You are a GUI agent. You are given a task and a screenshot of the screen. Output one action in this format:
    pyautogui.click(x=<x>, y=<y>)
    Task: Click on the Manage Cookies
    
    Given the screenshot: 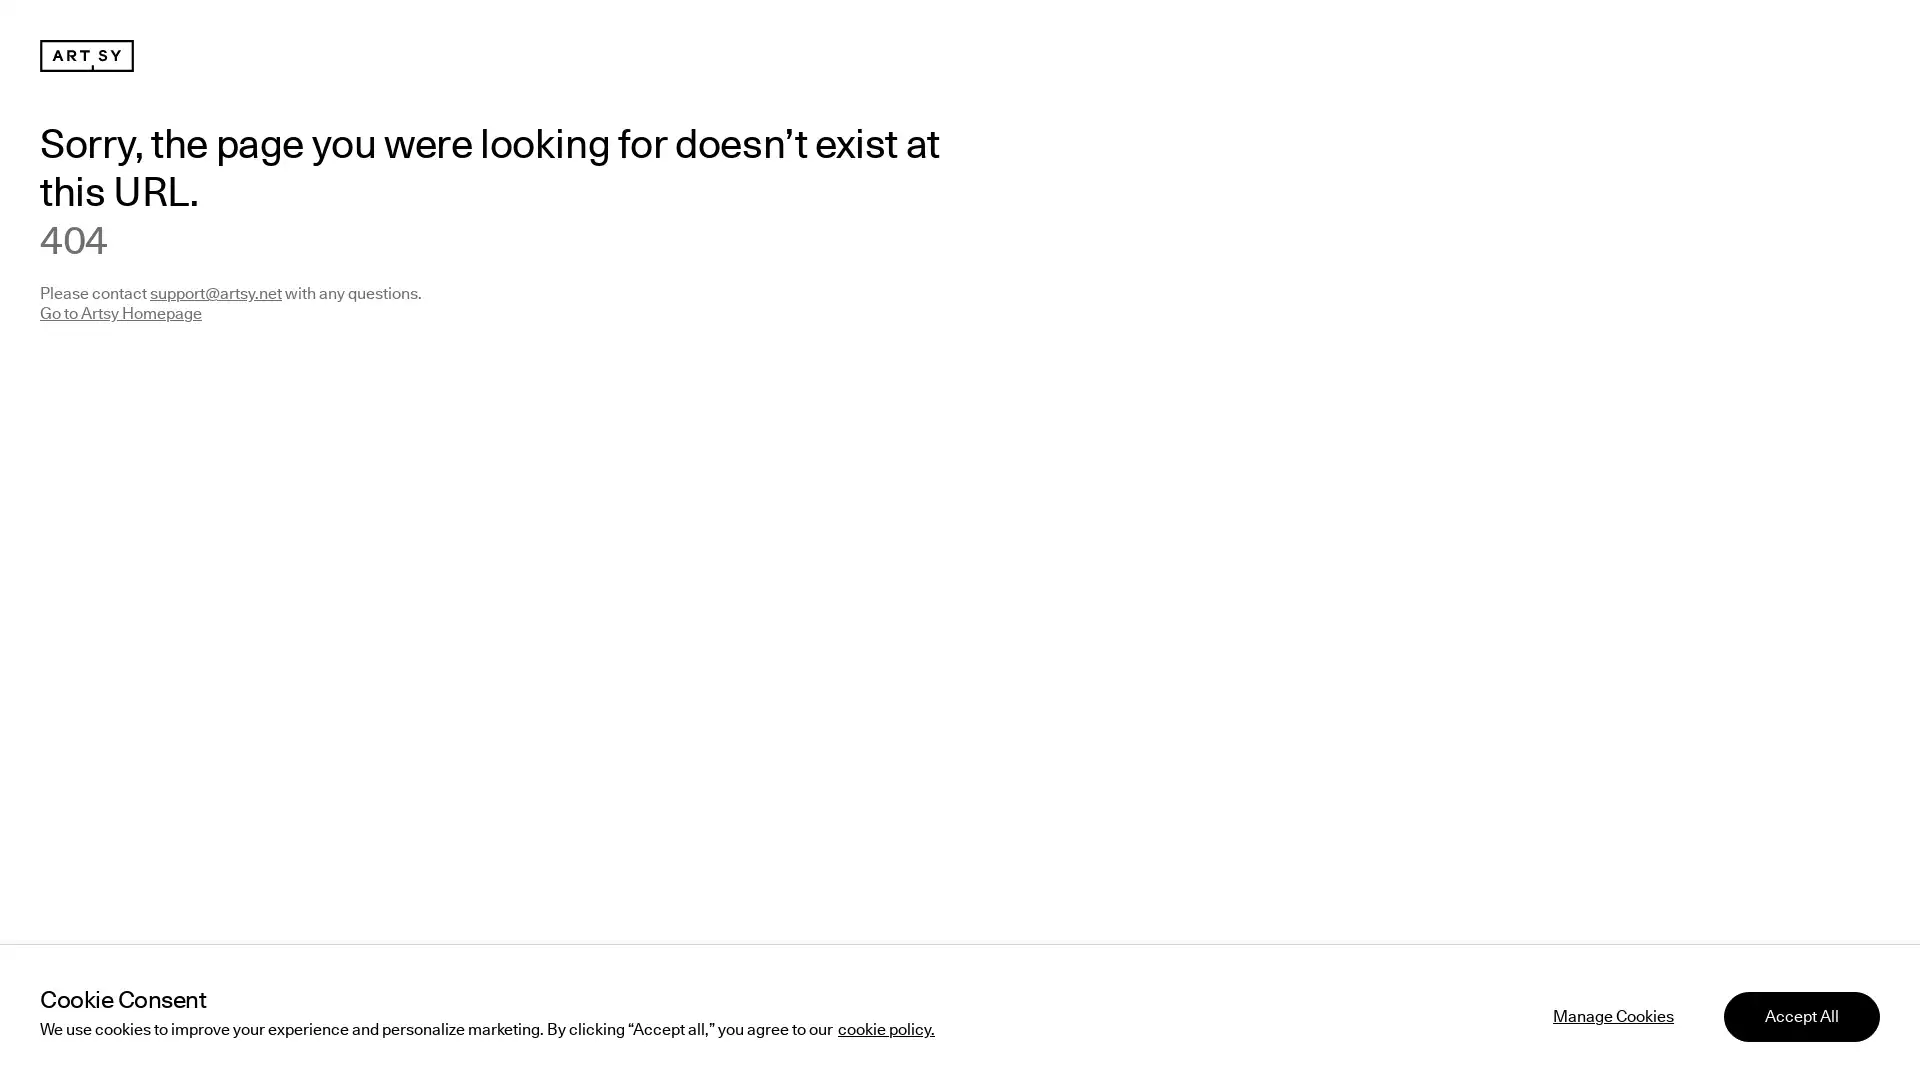 What is the action you would take?
    pyautogui.click(x=1613, y=1014)
    